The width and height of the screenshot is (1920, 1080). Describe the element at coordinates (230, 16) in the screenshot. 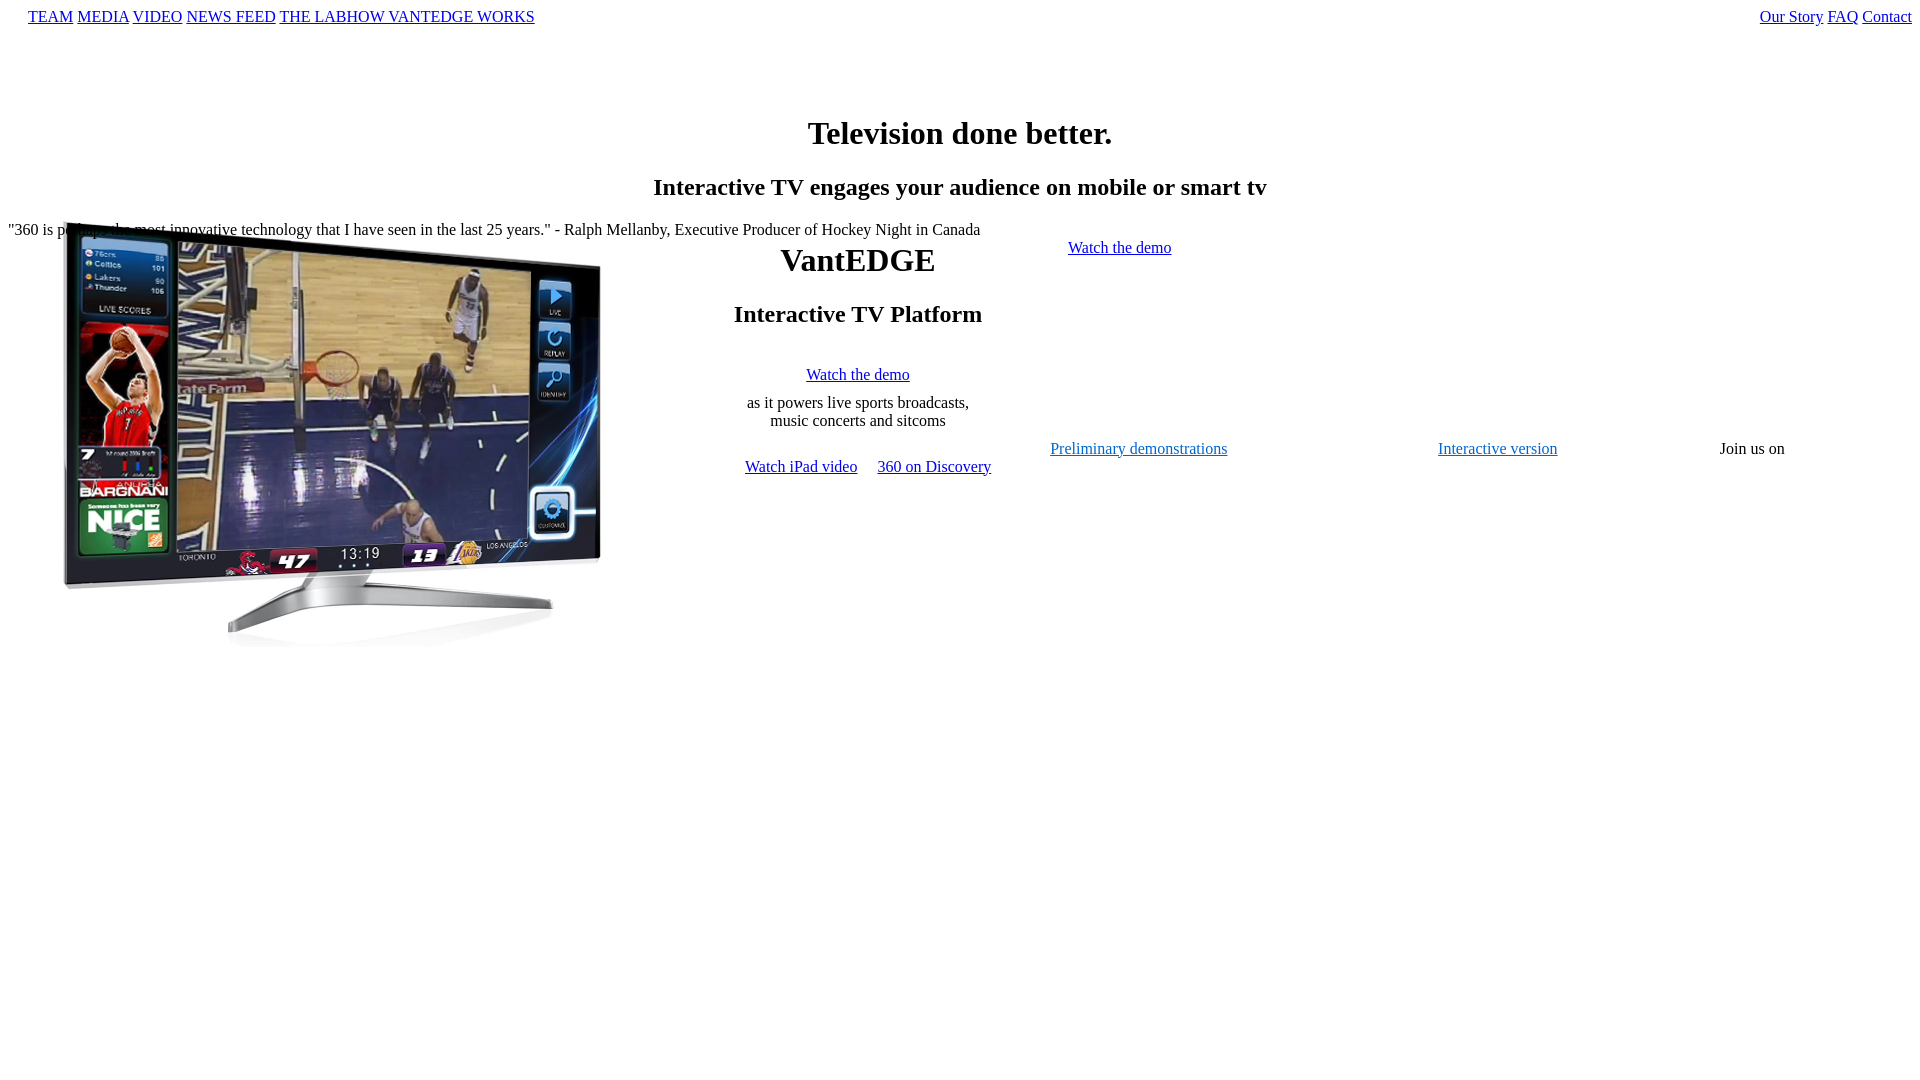

I see `'NEWS FEED'` at that location.